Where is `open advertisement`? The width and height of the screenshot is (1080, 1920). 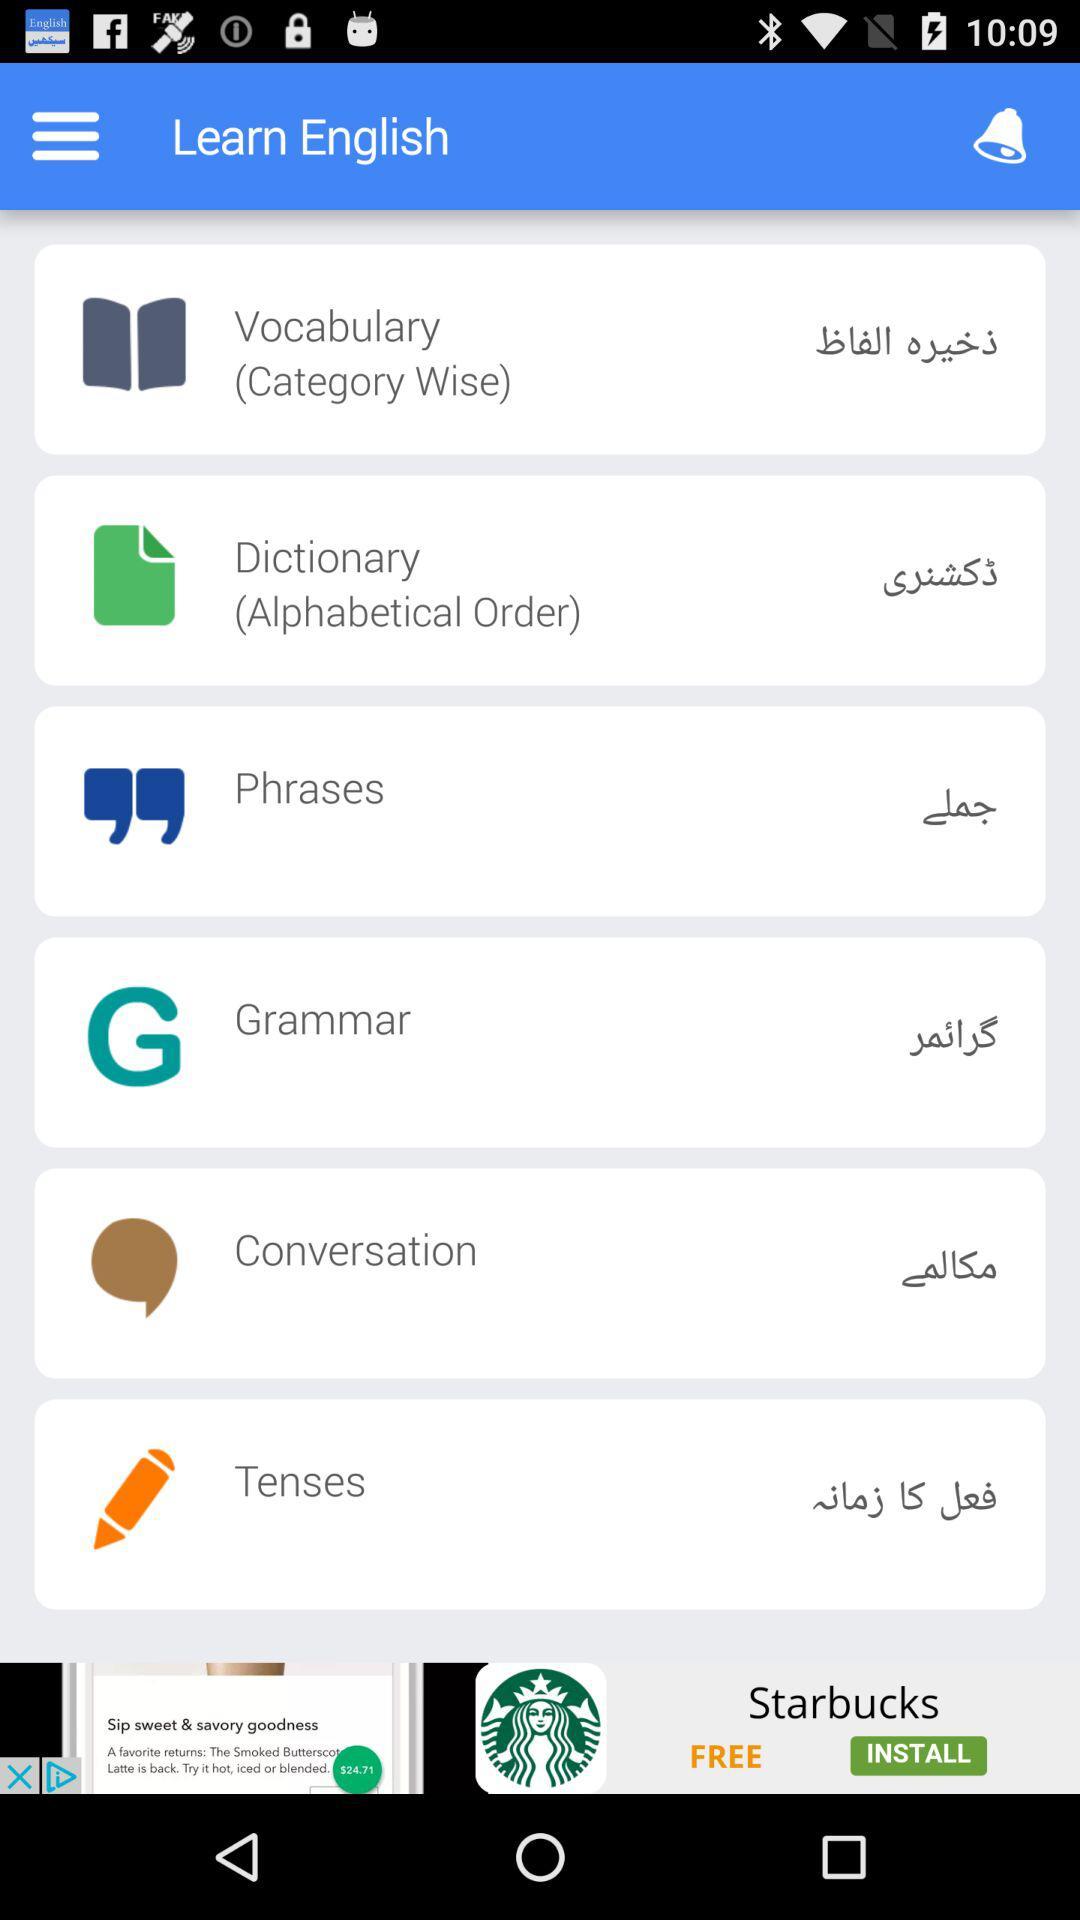 open advertisement is located at coordinates (540, 1727).